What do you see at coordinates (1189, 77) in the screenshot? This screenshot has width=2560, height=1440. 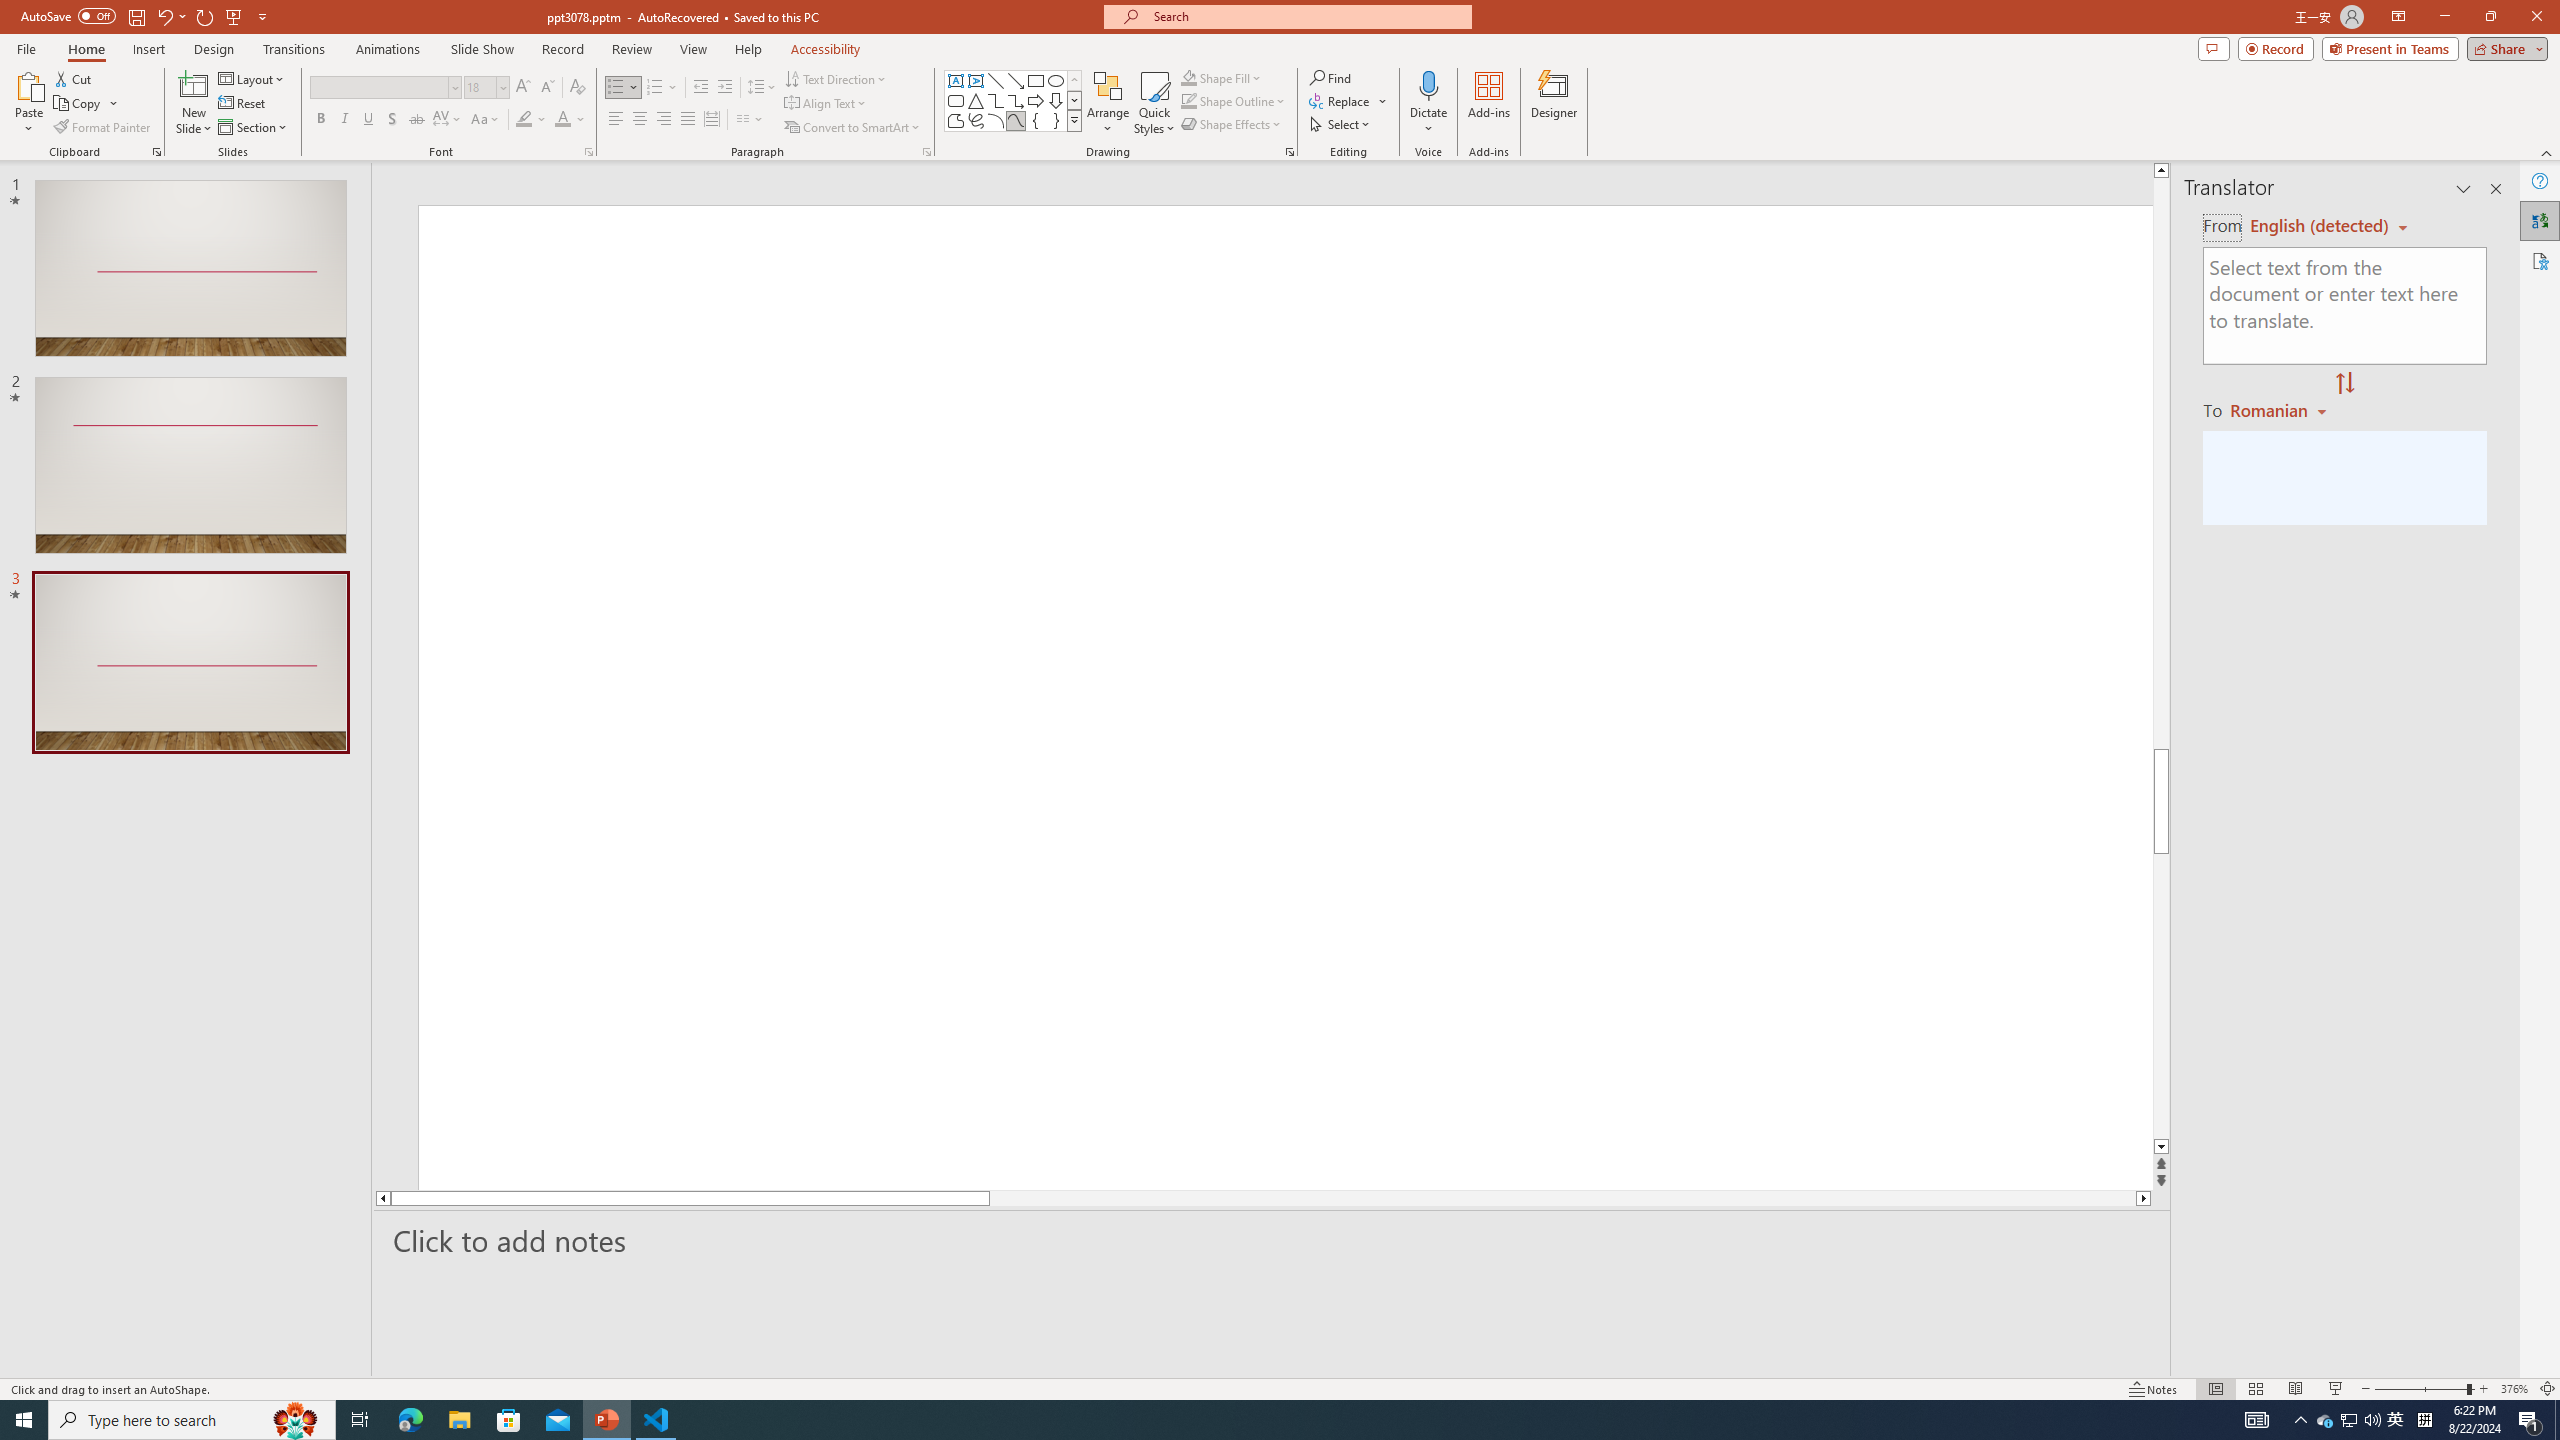 I see `'Shape Fill Dark Green, Accent 2'` at bounding box center [1189, 77].